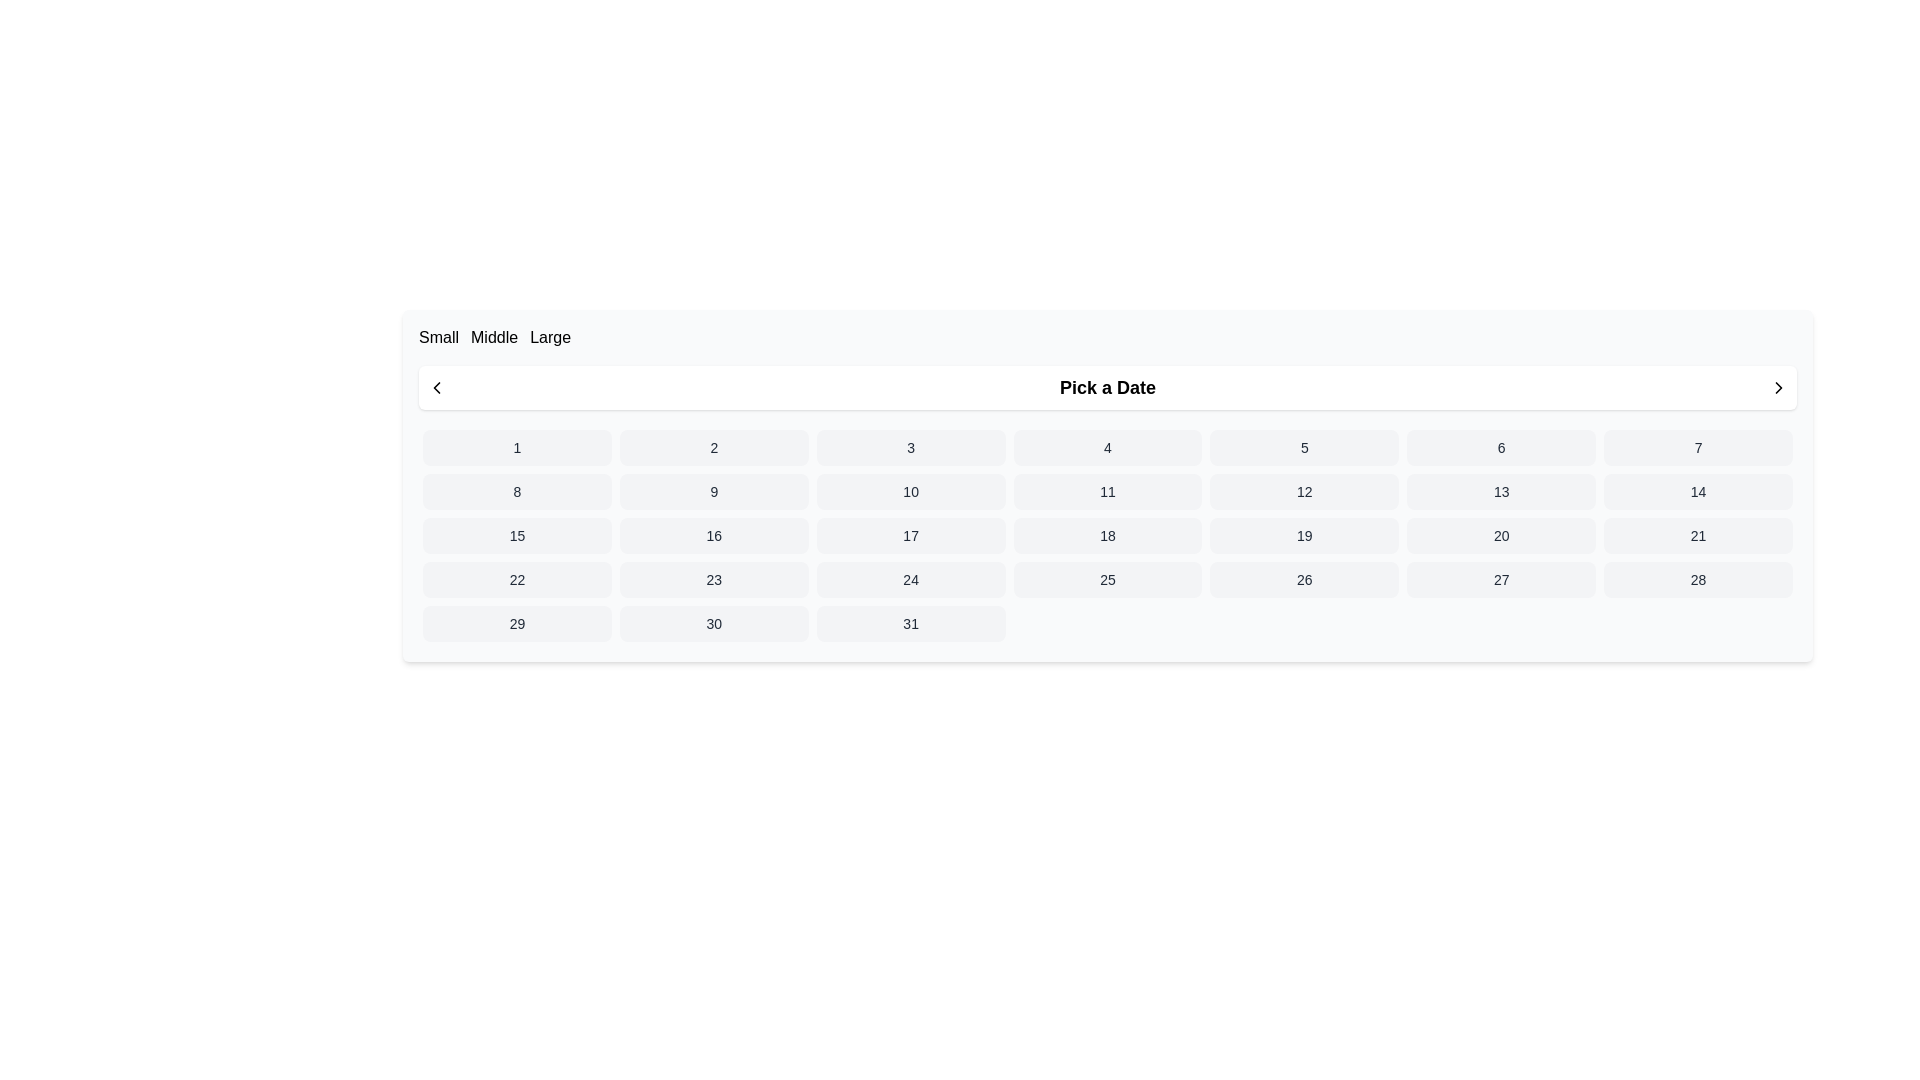  What do you see at coordinates (435, 388) in the screenshot?
I see `the left-pointing chevron button in the header of the date selection modal to activate hover effects` at bounding box center [435, 388].